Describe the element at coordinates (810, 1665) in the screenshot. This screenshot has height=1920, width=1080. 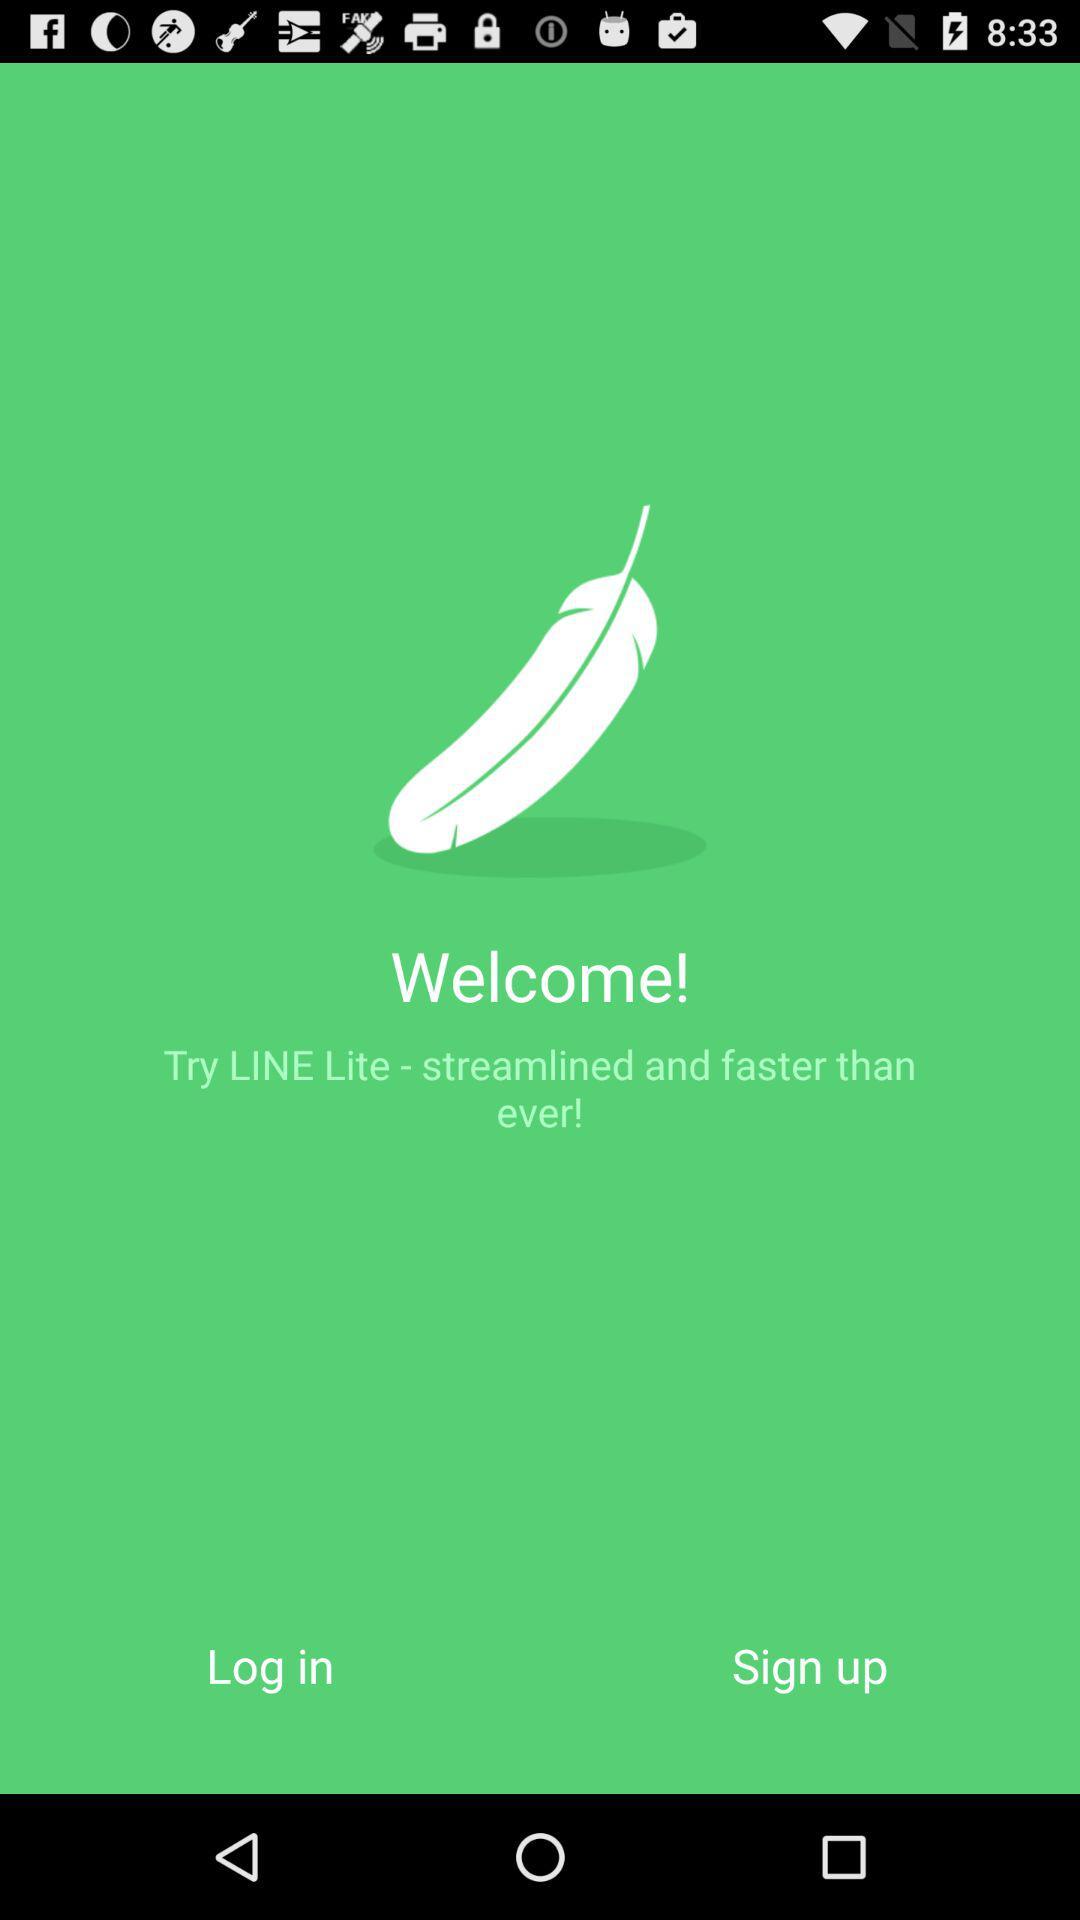
I see `the sign up icon` at that location.